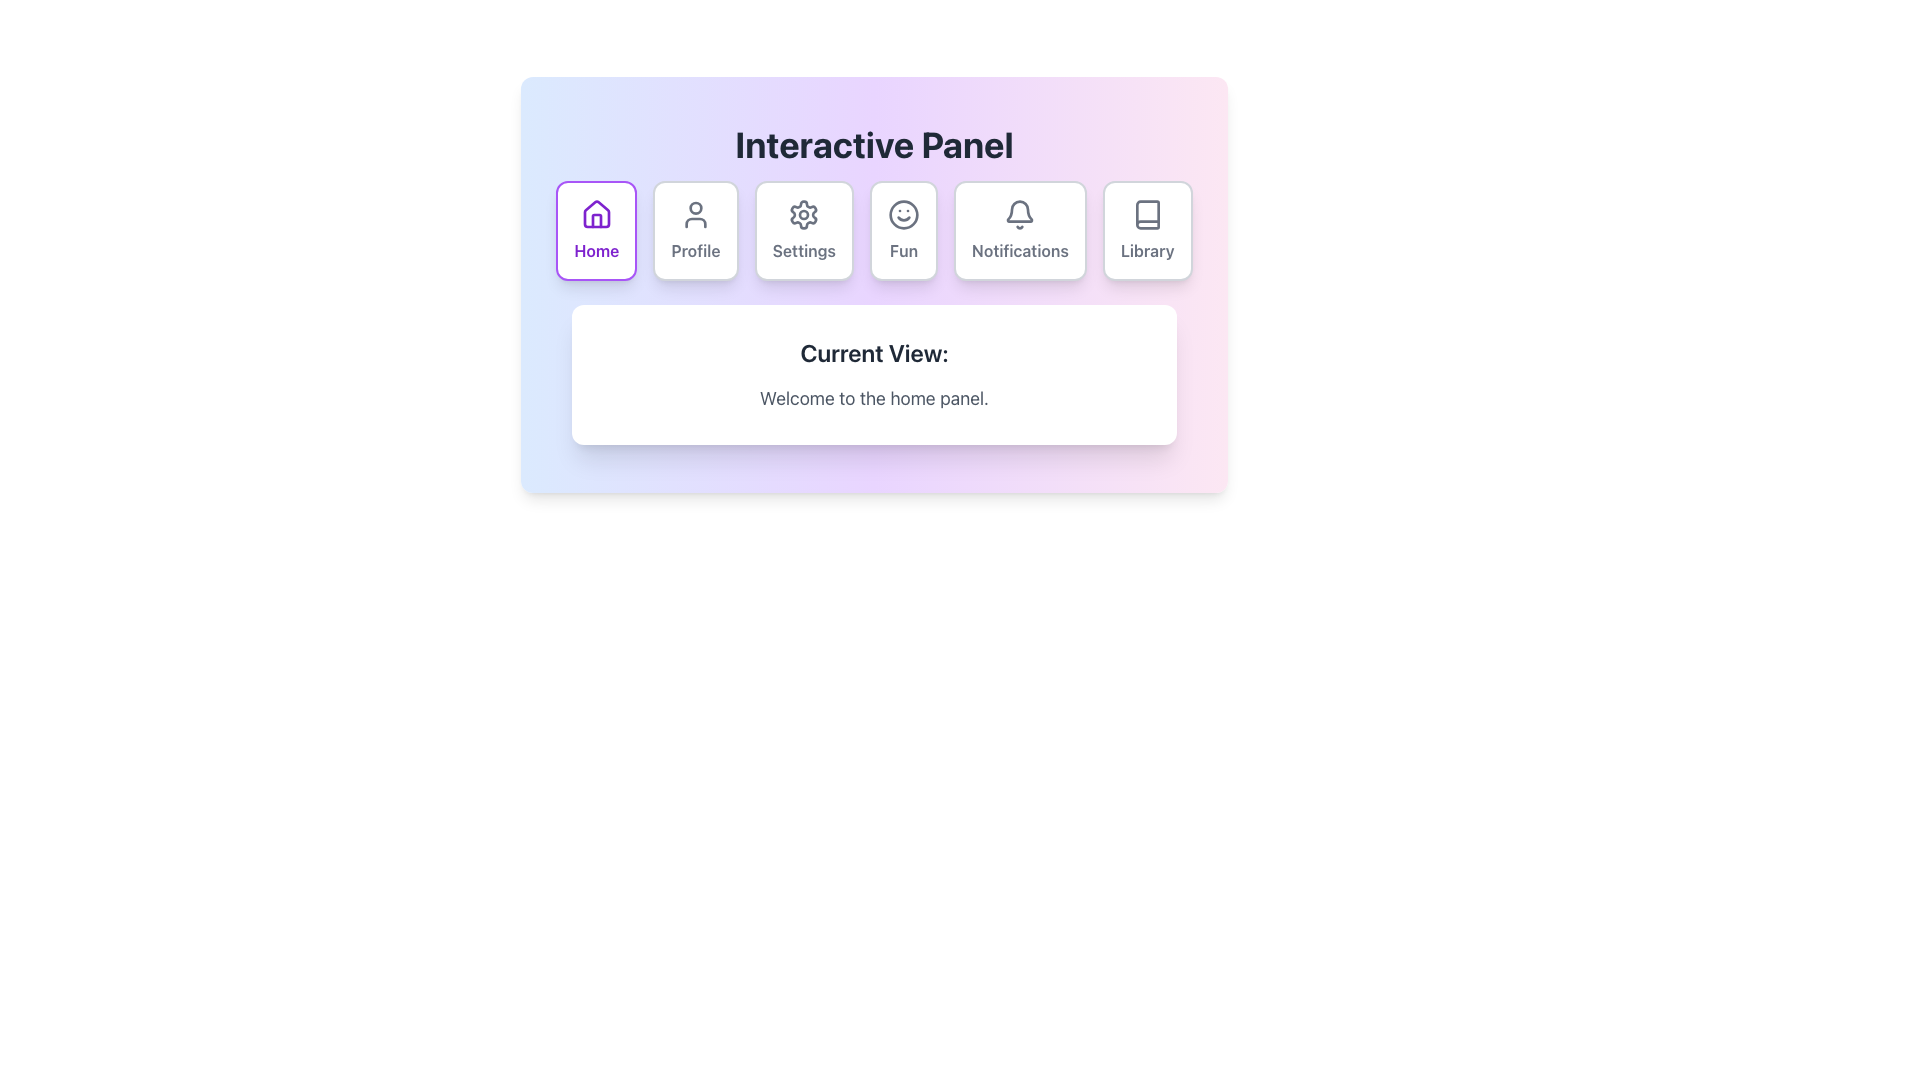  What do you see at coordinates (1147, 215) in the screenshot?
I see `the 'Library' icon located at the bottom right corner of the interactive panel, positioned above the text 'Library'` at bounding box center [1147, 215].